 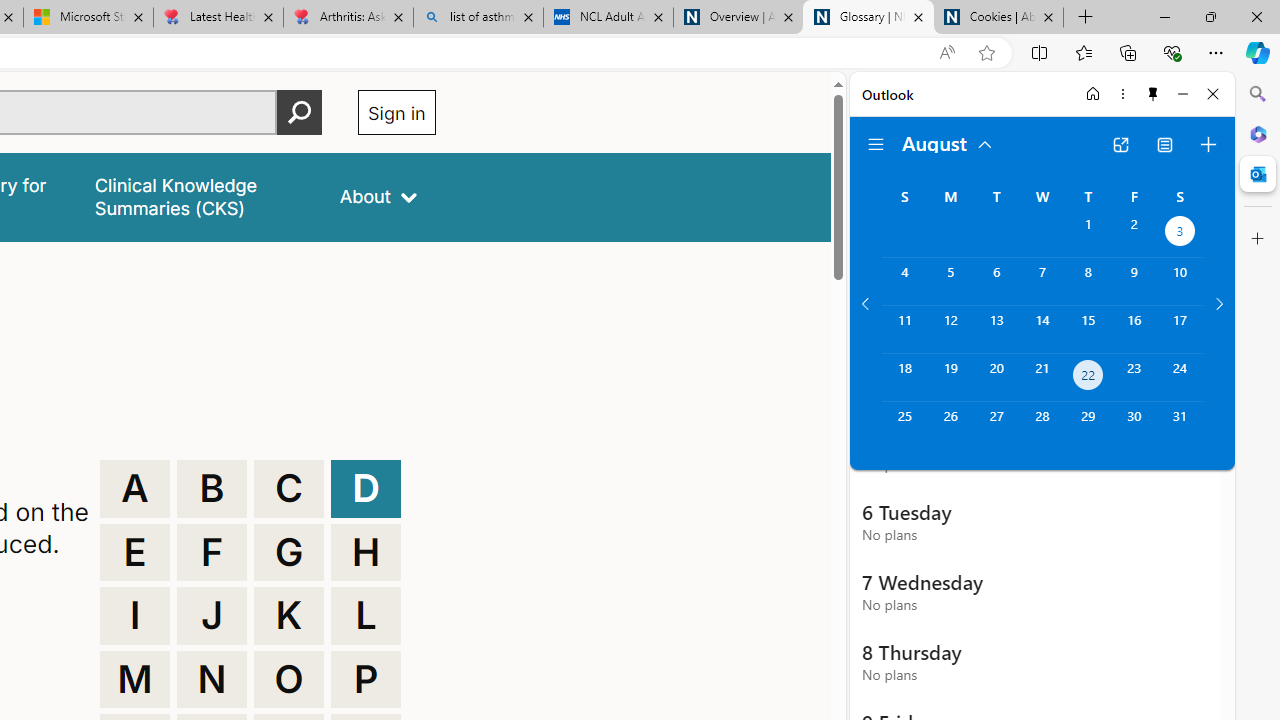 What do you see at coordinates (1092, 93) in the screenshot?
I see `'Home'` at bounding box center [1092, 93].